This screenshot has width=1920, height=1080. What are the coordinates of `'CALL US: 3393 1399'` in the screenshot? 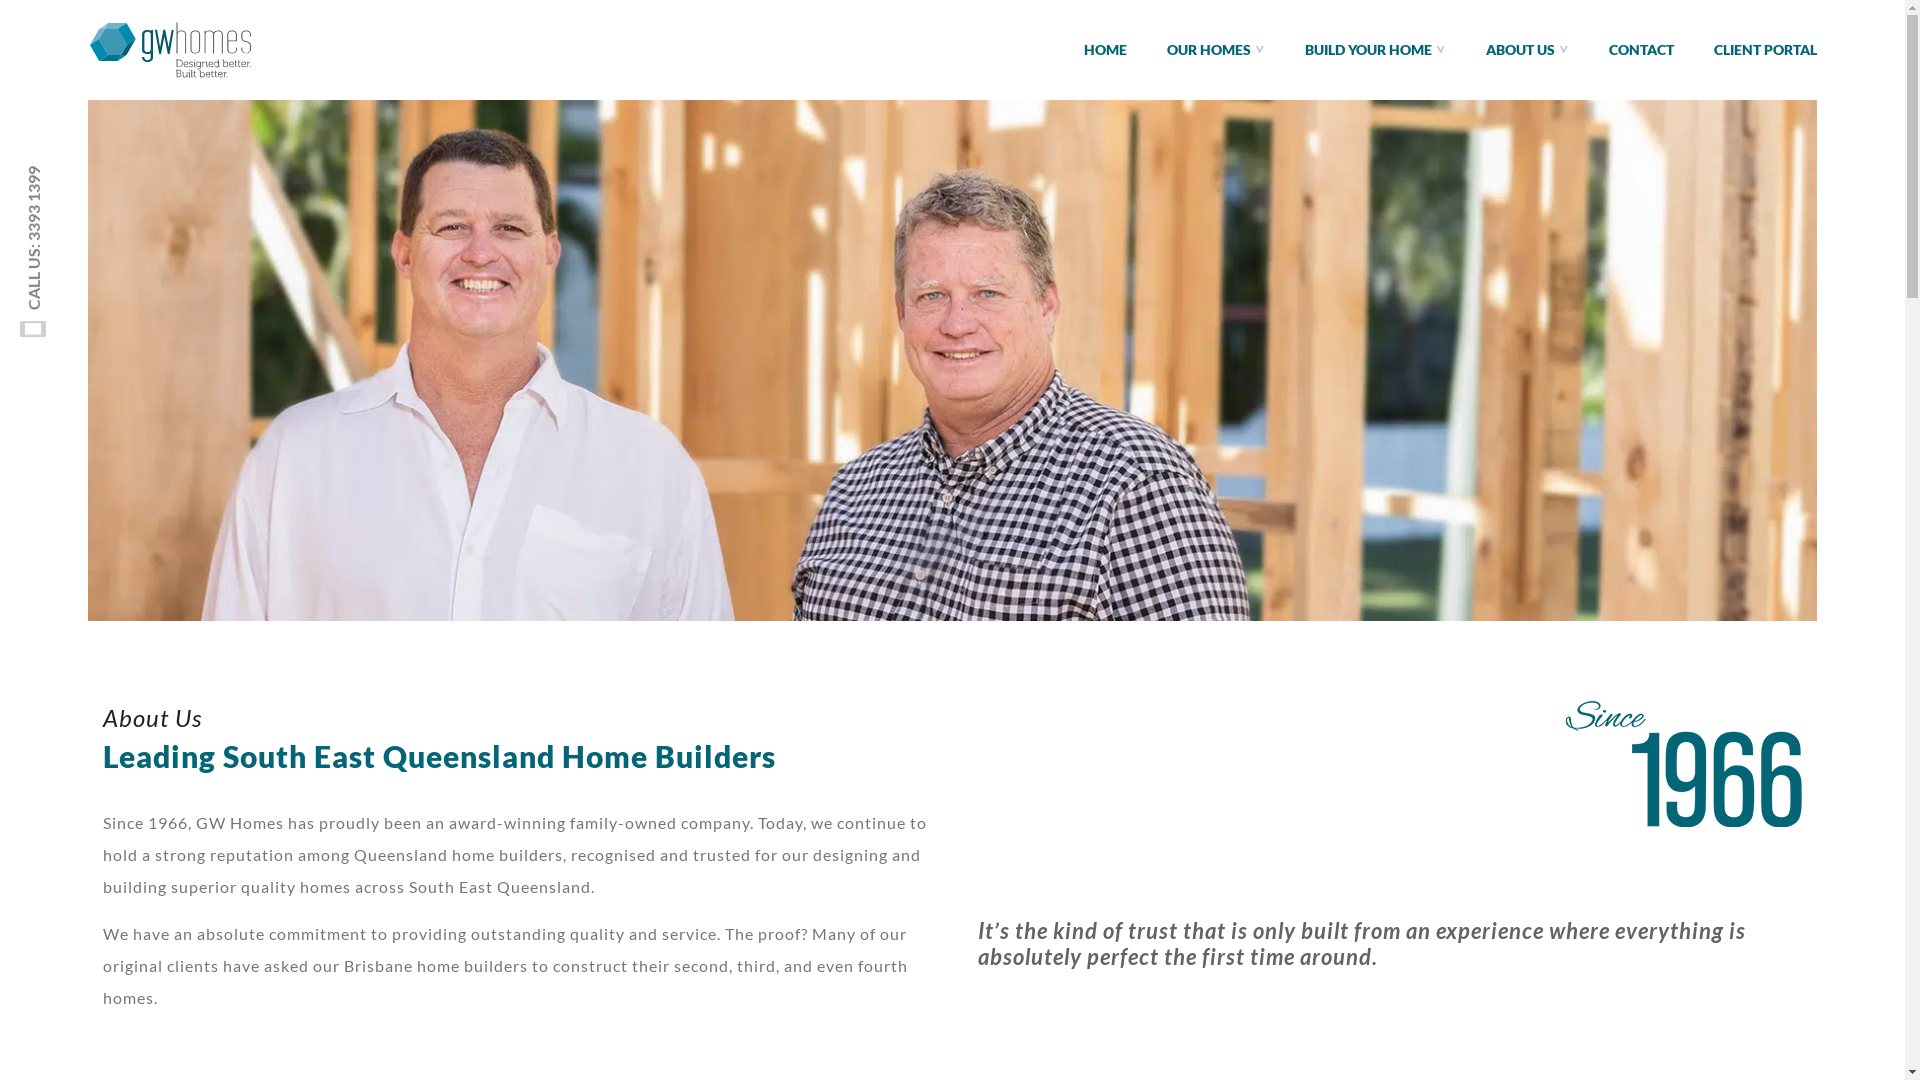 It's located at (107, 180).